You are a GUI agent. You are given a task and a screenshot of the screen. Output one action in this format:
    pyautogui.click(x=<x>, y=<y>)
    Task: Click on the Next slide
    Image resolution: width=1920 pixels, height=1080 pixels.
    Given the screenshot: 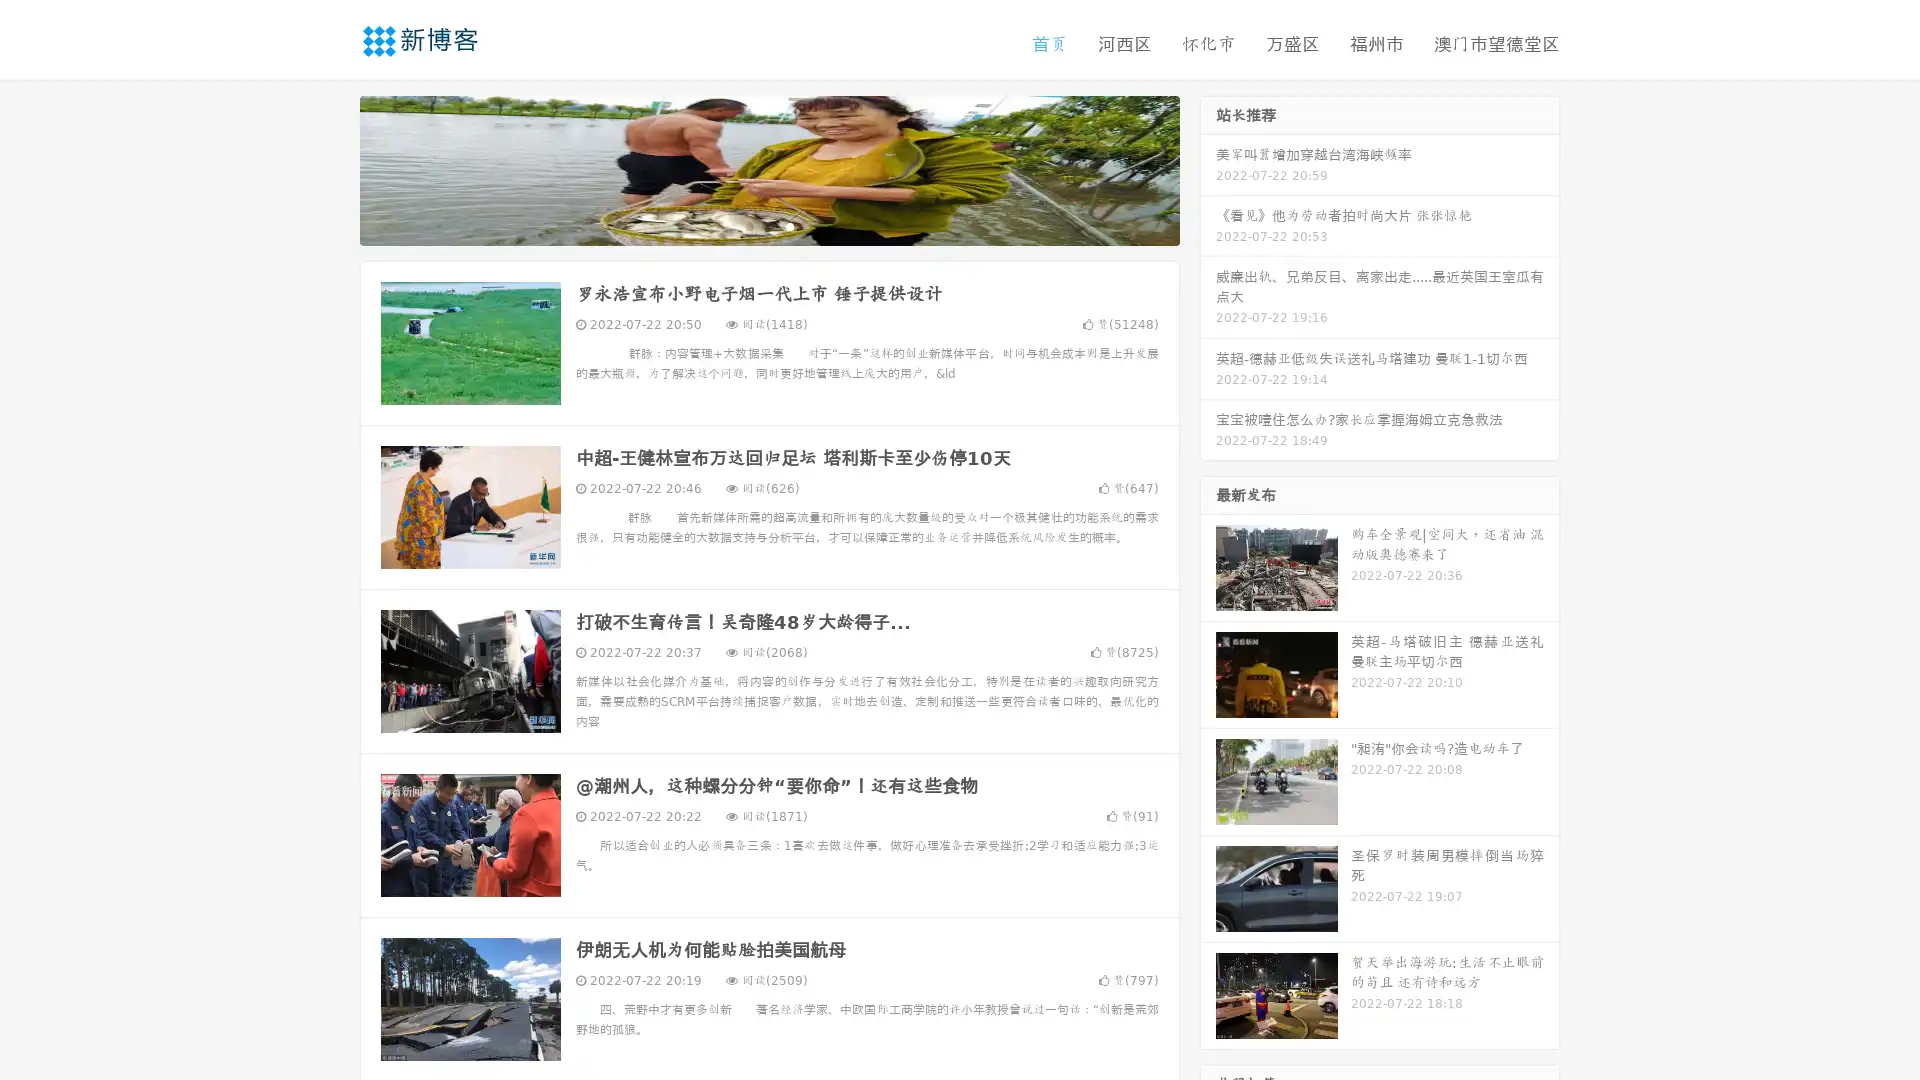 What is the action you would take?
    pyautogui.click(x=1208, y=168)
    